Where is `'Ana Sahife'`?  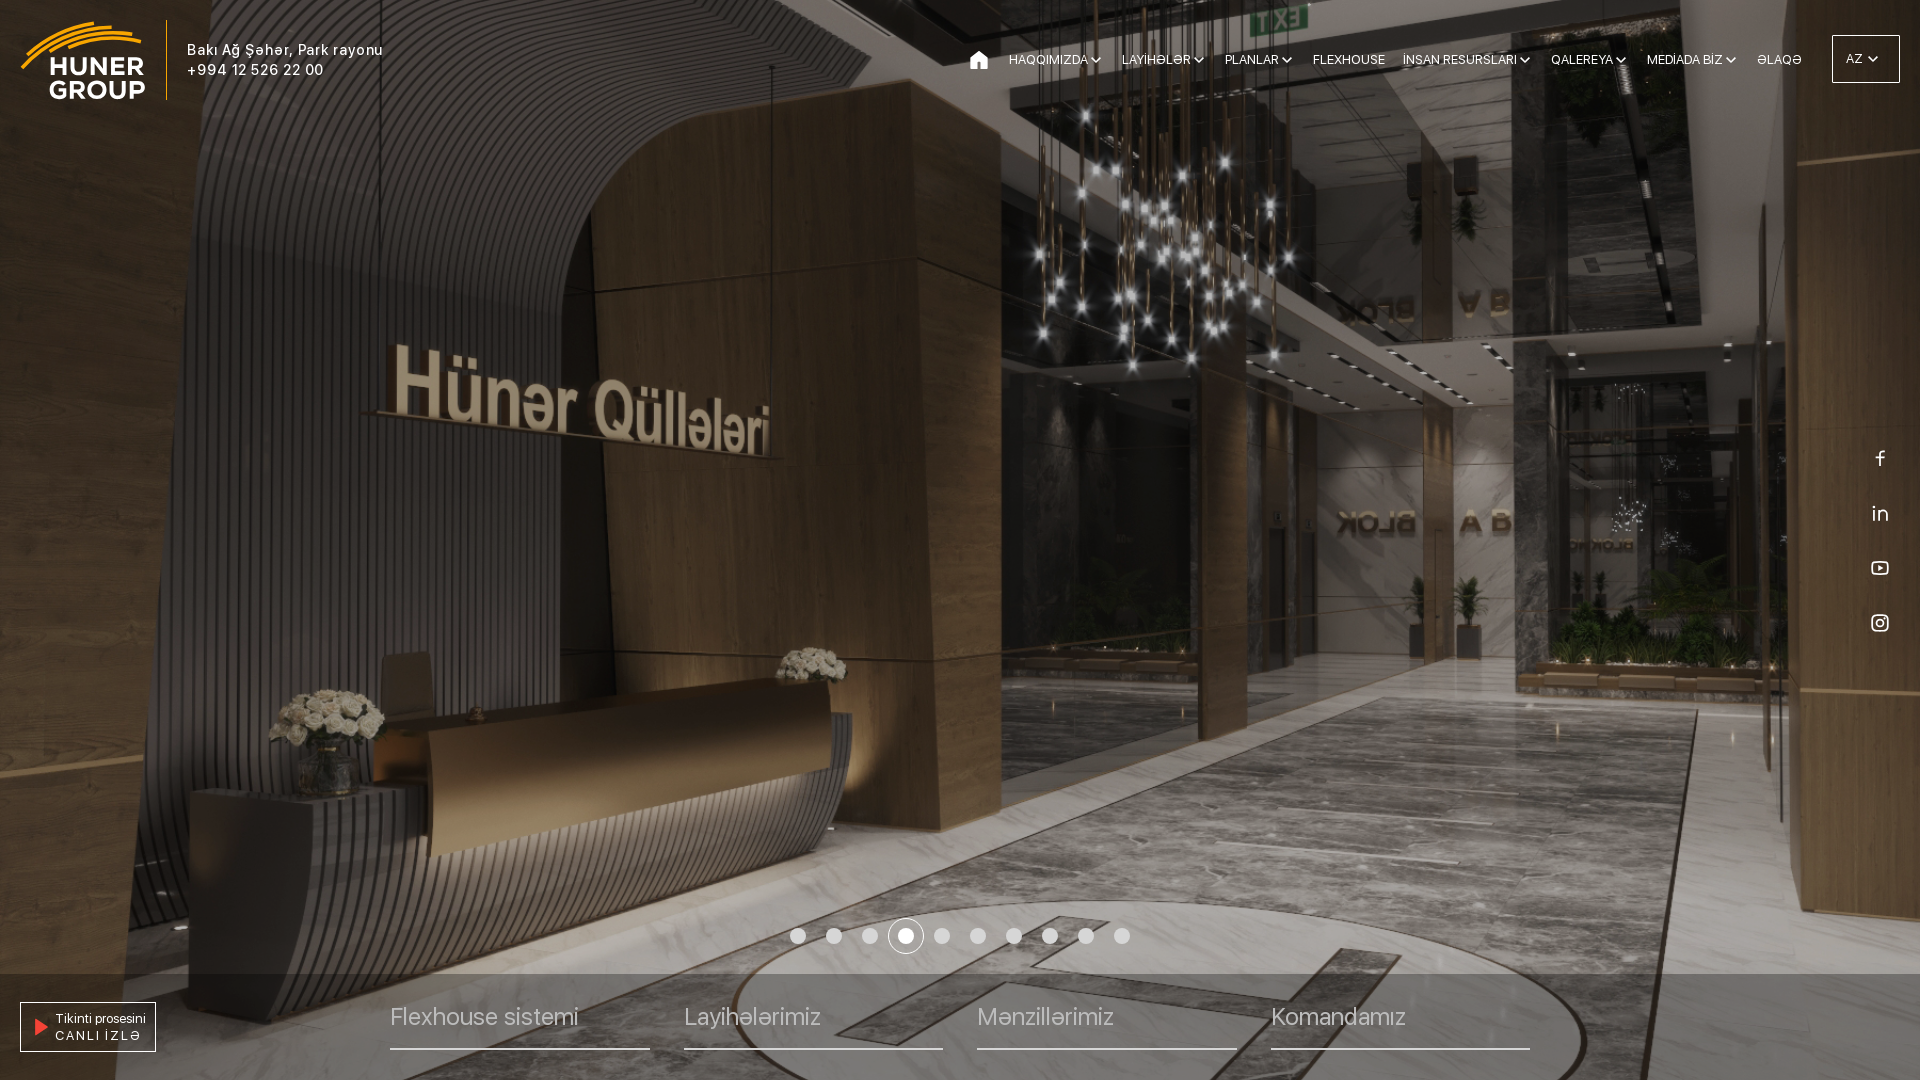
'Ana Sahife' is located at coordinates (966, 59).